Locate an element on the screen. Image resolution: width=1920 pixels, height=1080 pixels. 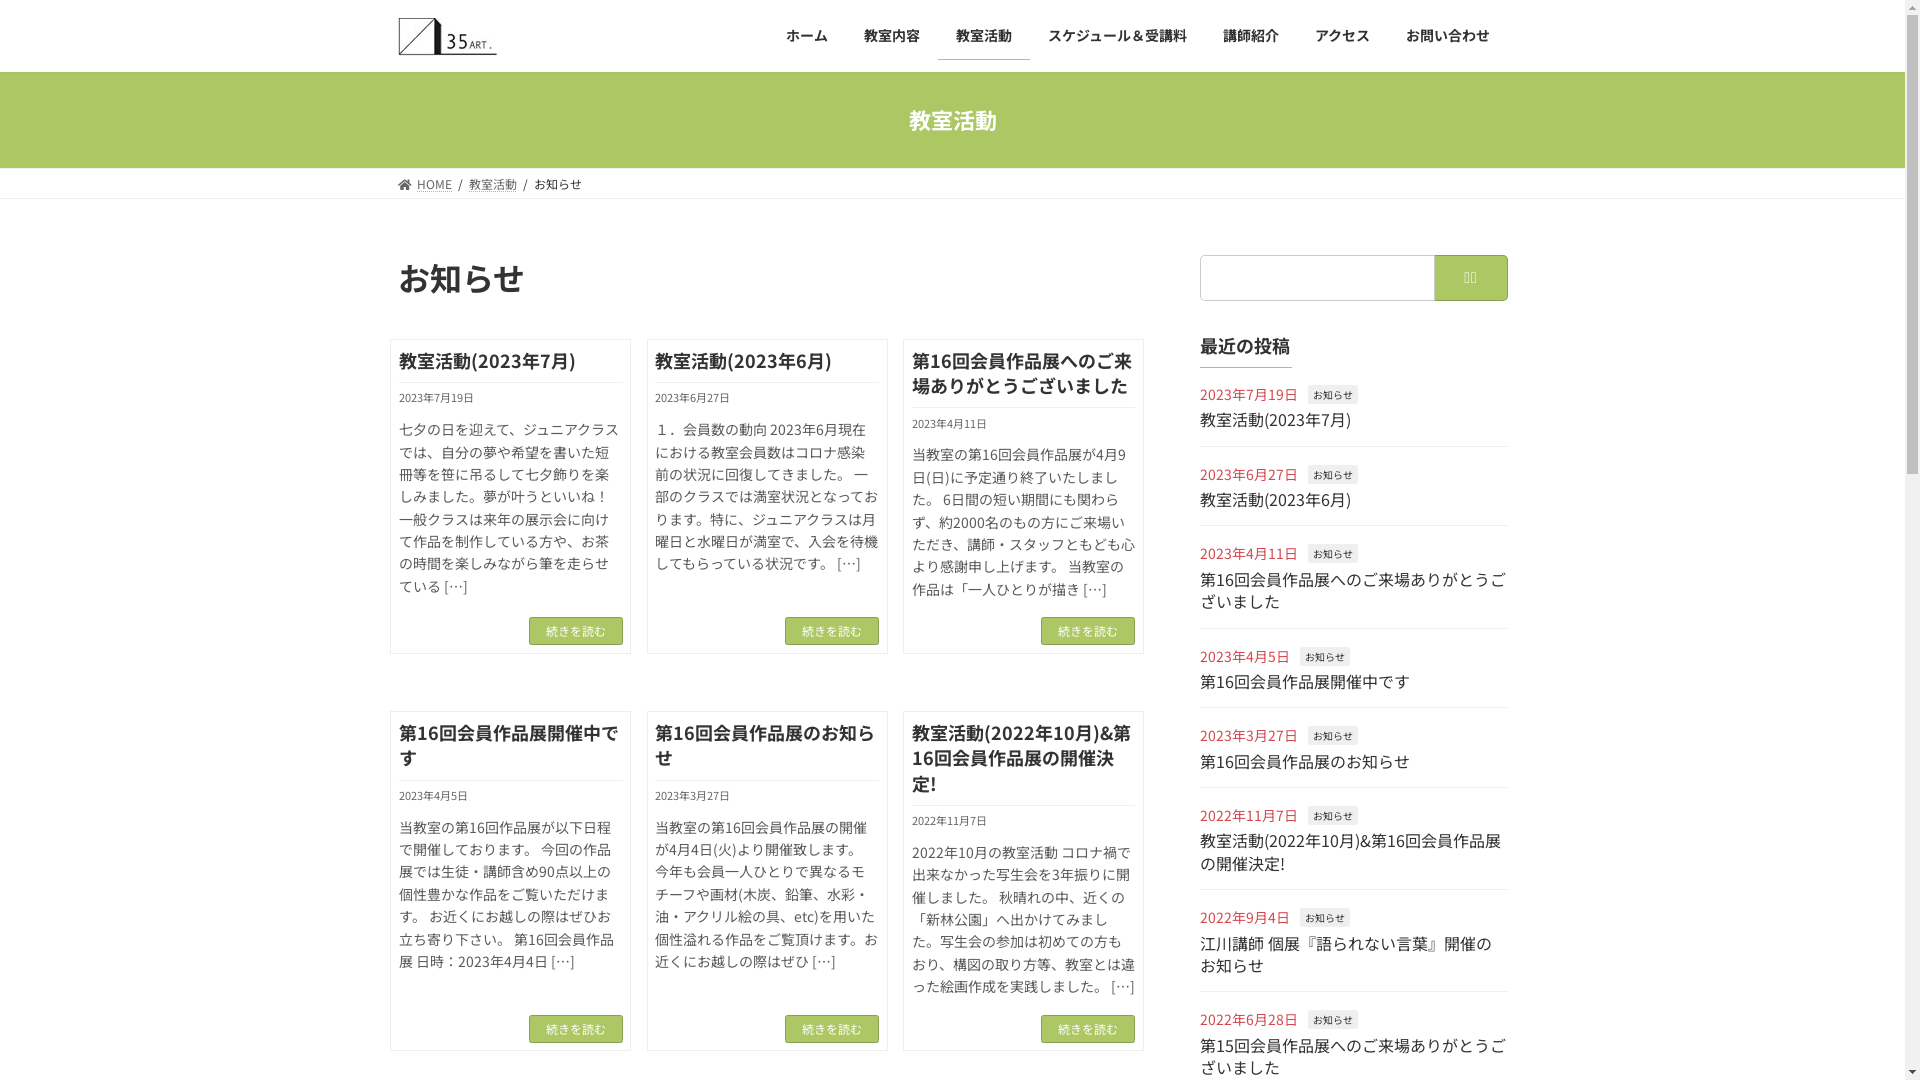
'HOME' is located at coordinates (424, 183).